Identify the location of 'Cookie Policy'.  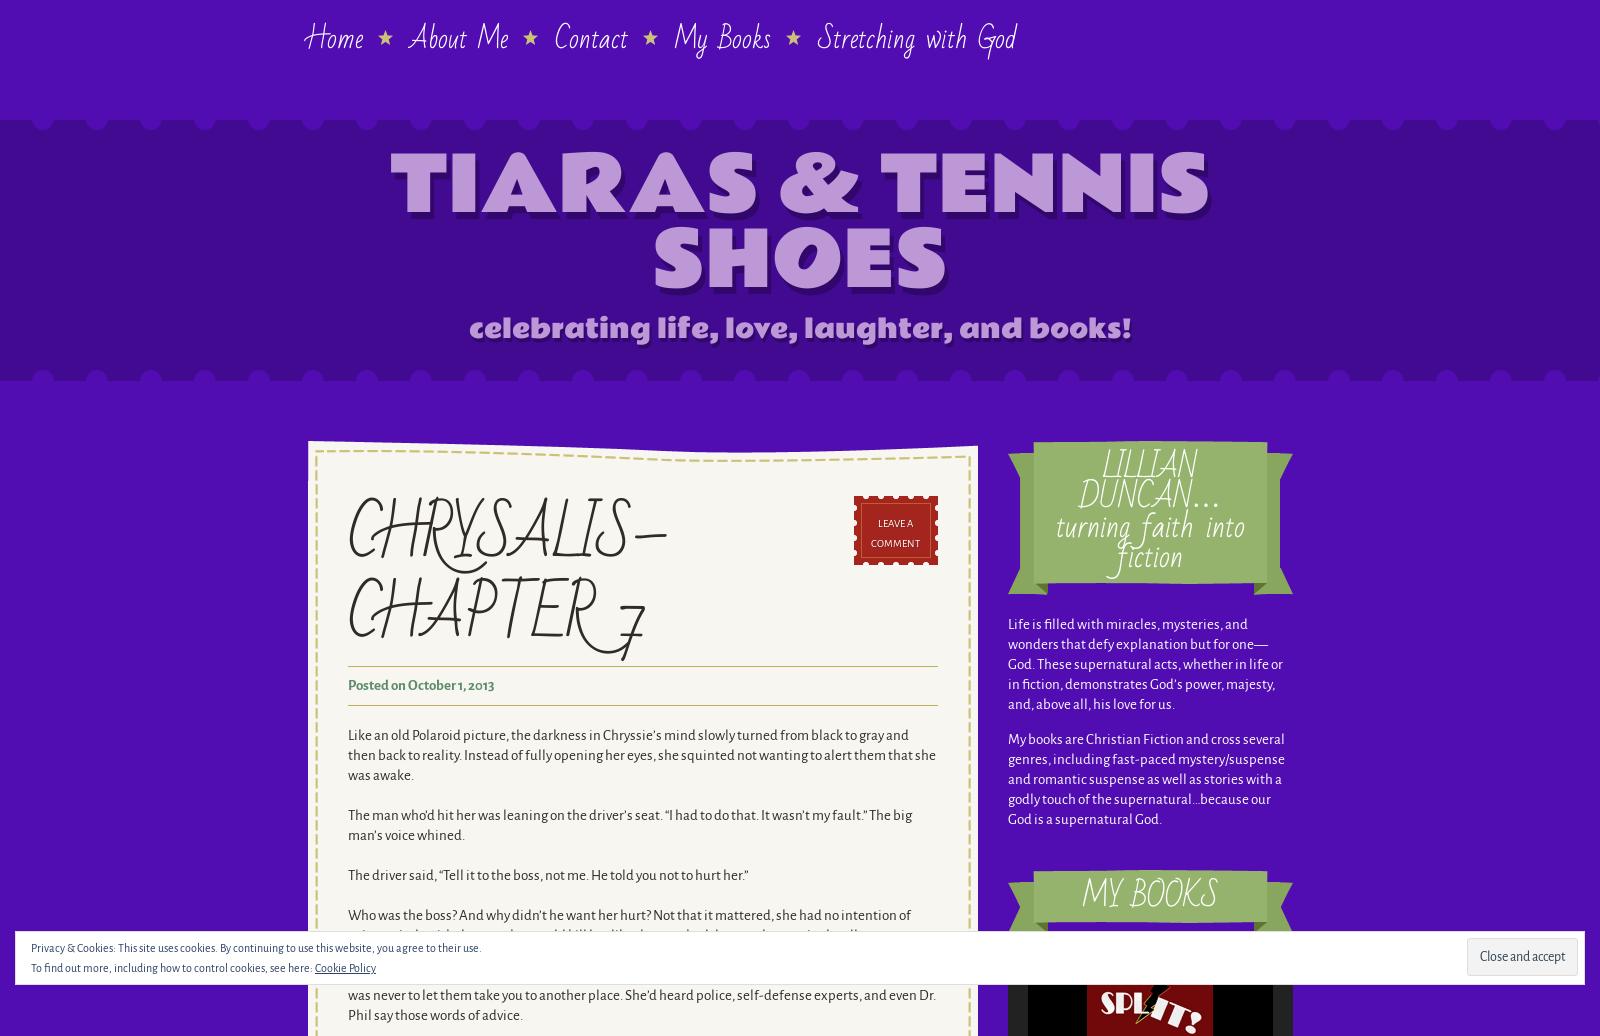
(345, 968).